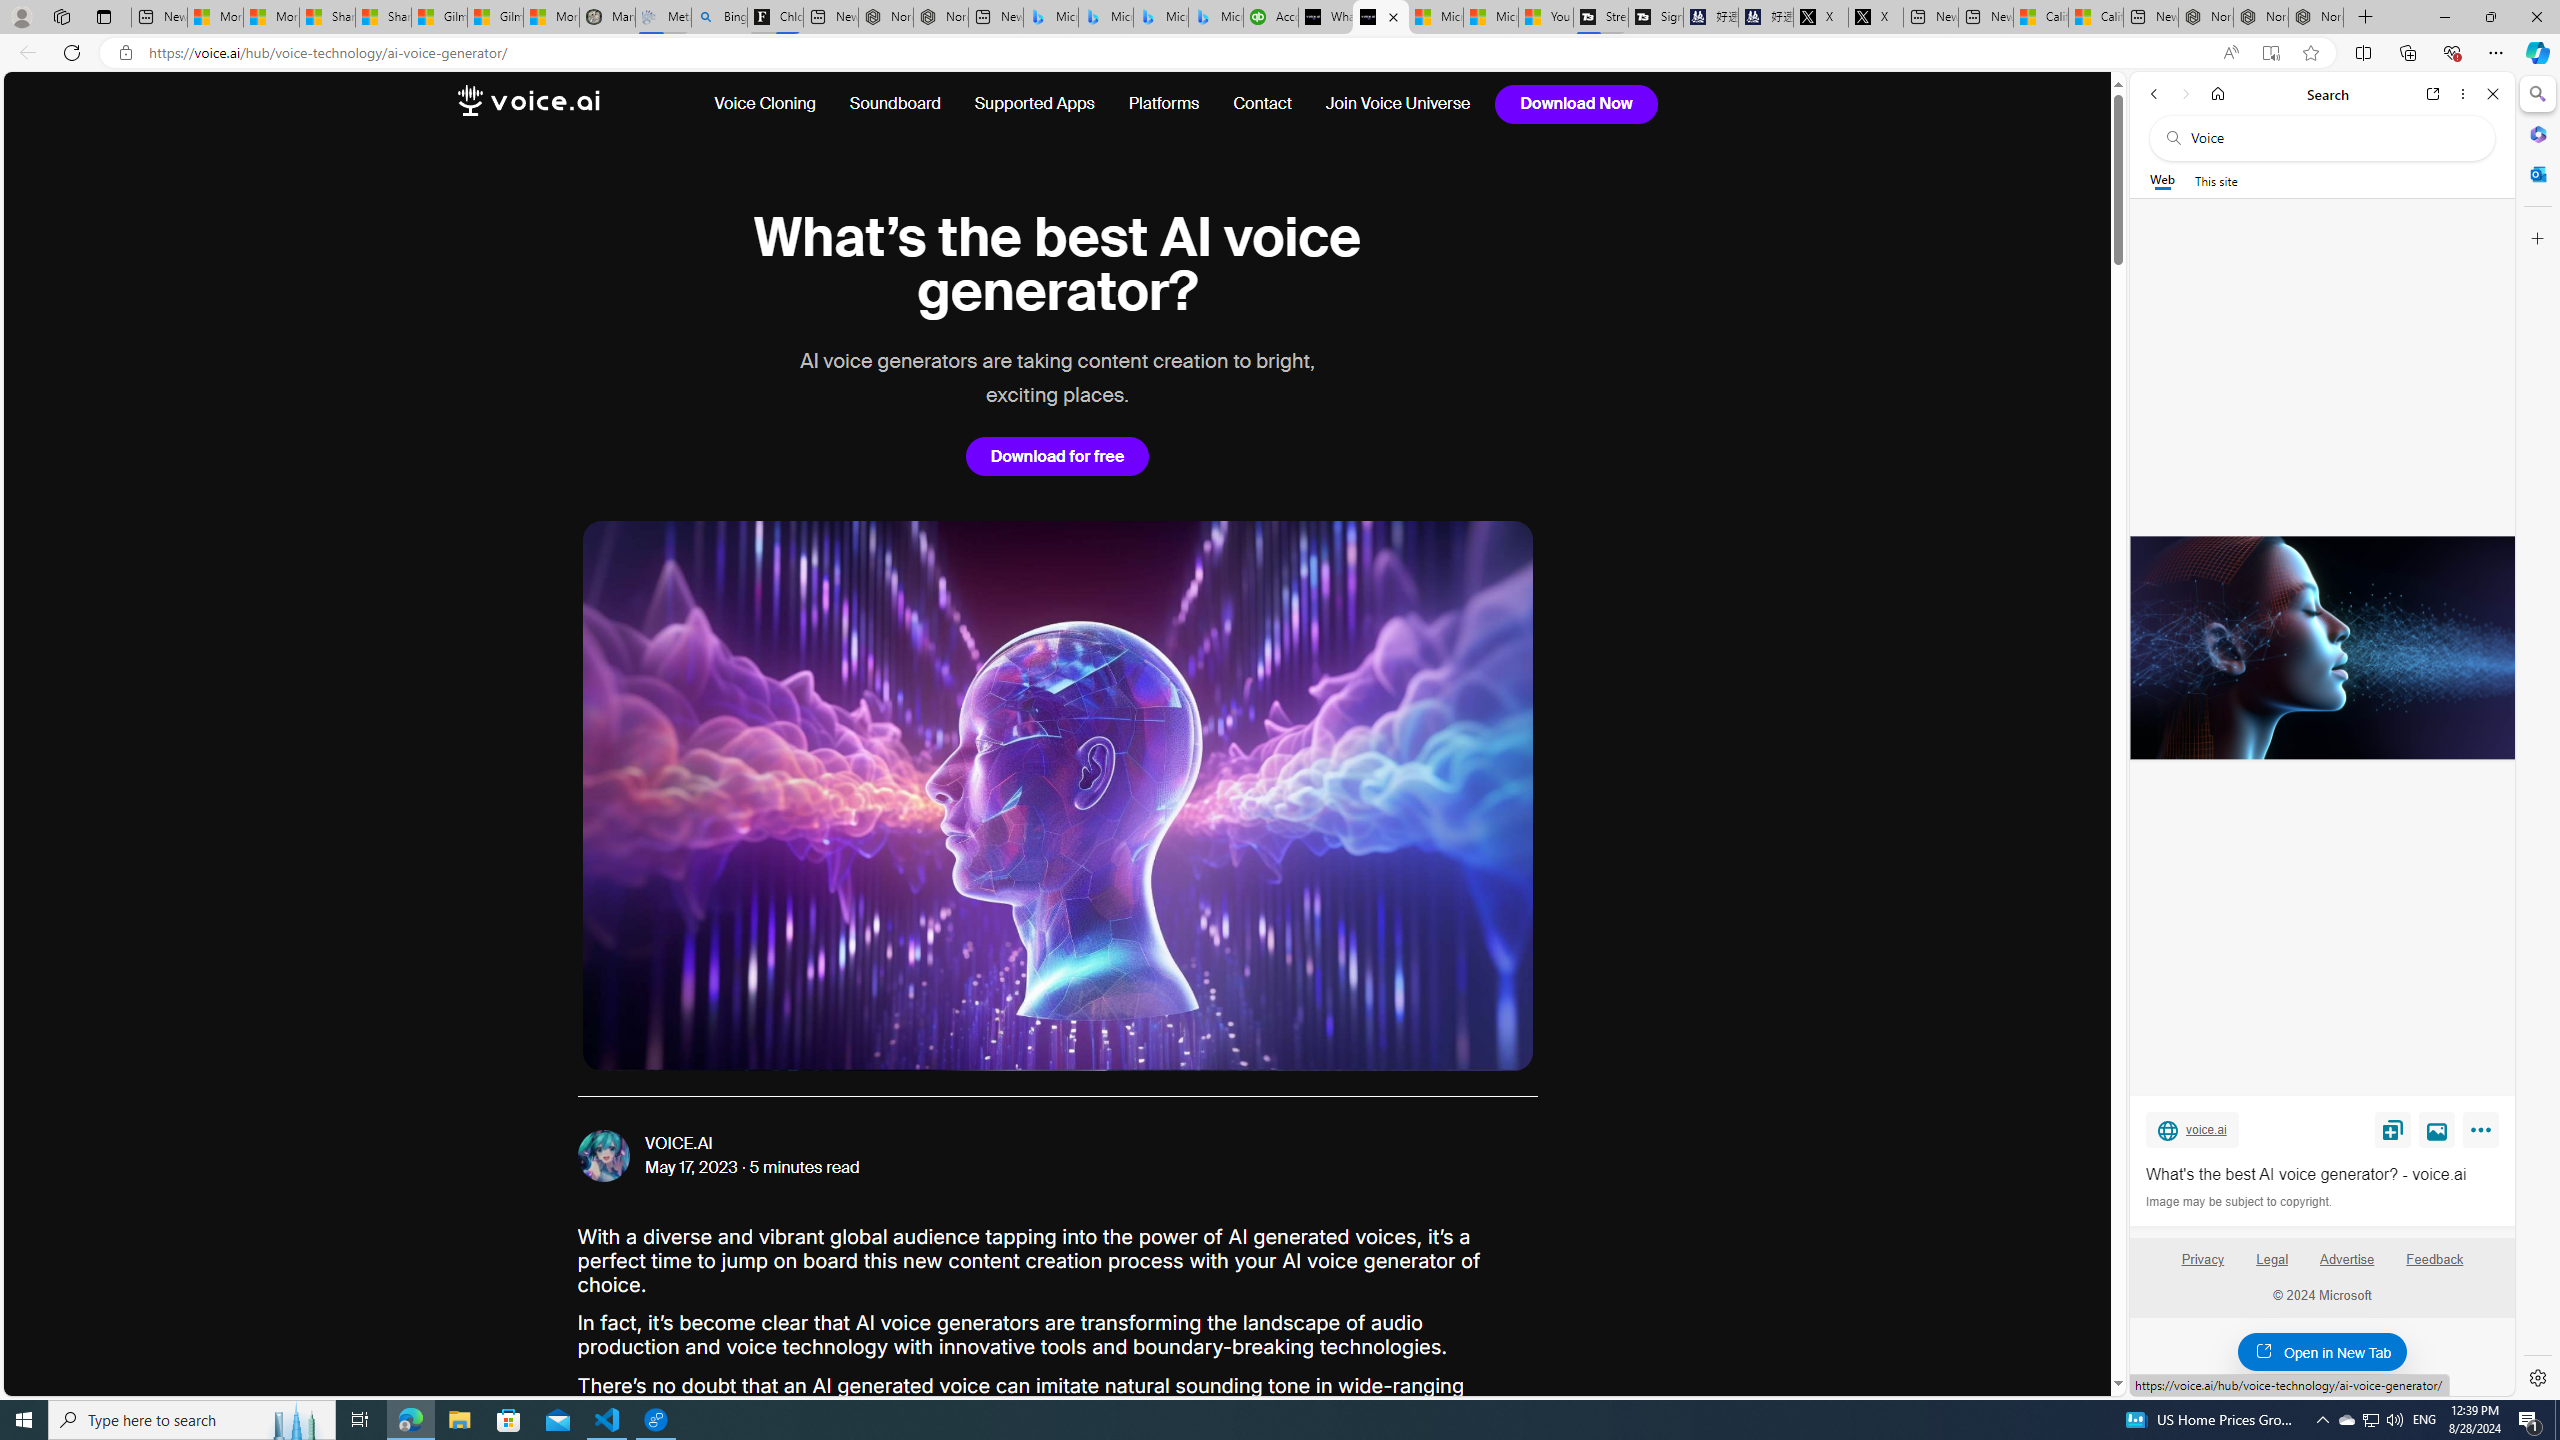  Describe the element at coordinates (2271, 1259) in the screenshot. I see `'Legal'` at that location.